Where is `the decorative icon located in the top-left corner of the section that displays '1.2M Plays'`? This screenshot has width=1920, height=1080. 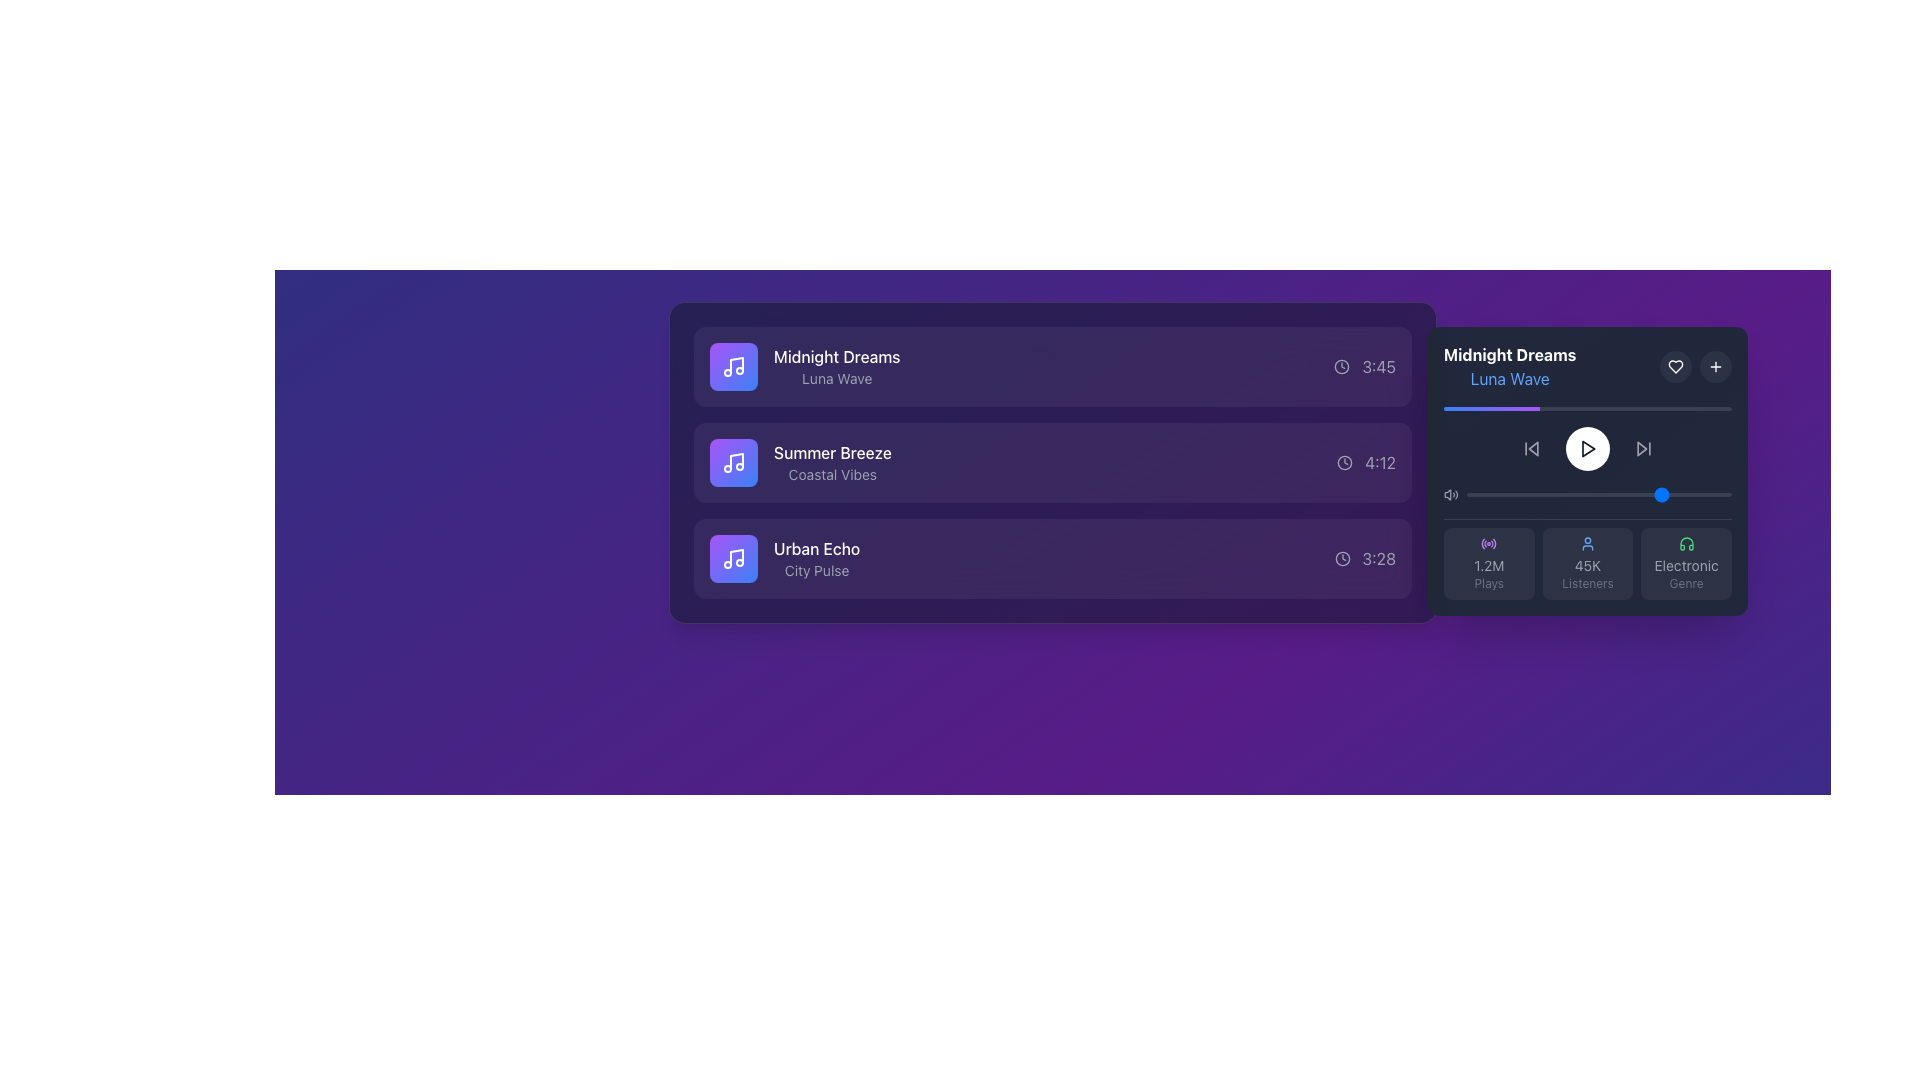 the decorative icon located in the top-left corner of the section that displays '1.2M Plays' is located at coordinates (1489, 543).